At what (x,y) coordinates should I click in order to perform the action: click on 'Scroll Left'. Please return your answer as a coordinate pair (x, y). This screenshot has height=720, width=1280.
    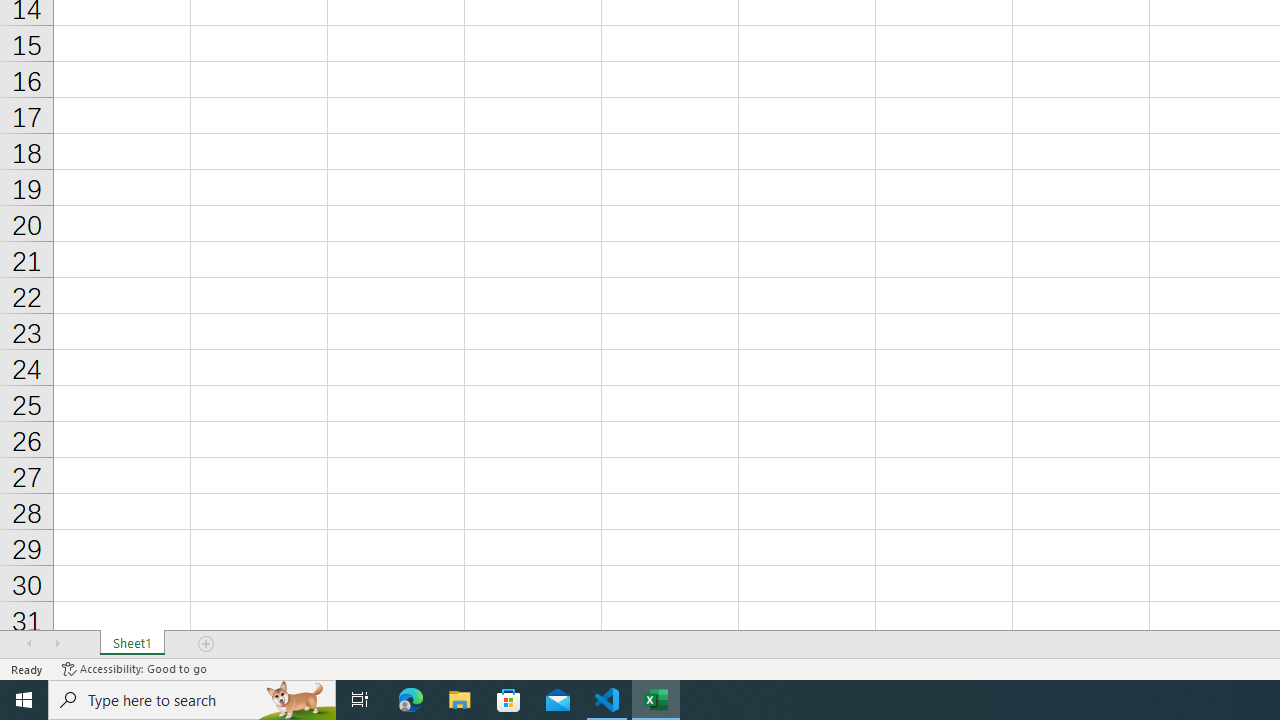
    Looking at the image, I should click on (29, 644).